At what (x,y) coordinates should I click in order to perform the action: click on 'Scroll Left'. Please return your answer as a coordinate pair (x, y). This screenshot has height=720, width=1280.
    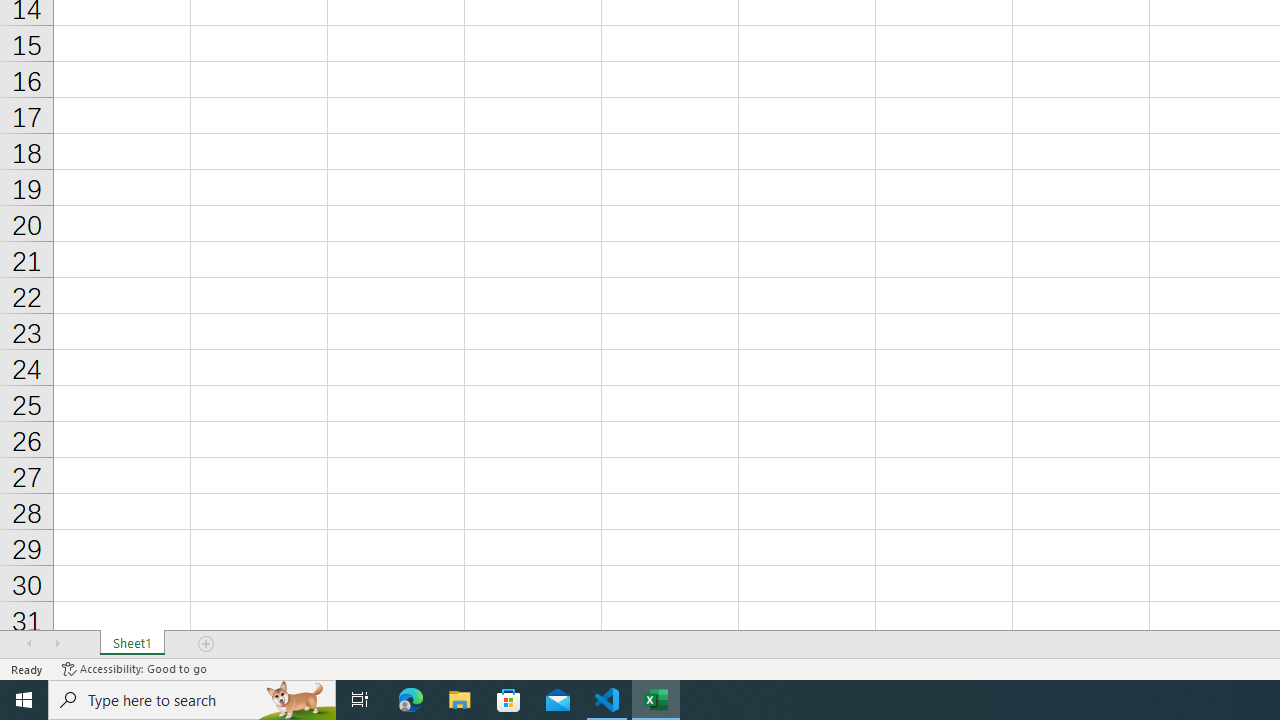
    Looking at the image, I should click on (29, 644).